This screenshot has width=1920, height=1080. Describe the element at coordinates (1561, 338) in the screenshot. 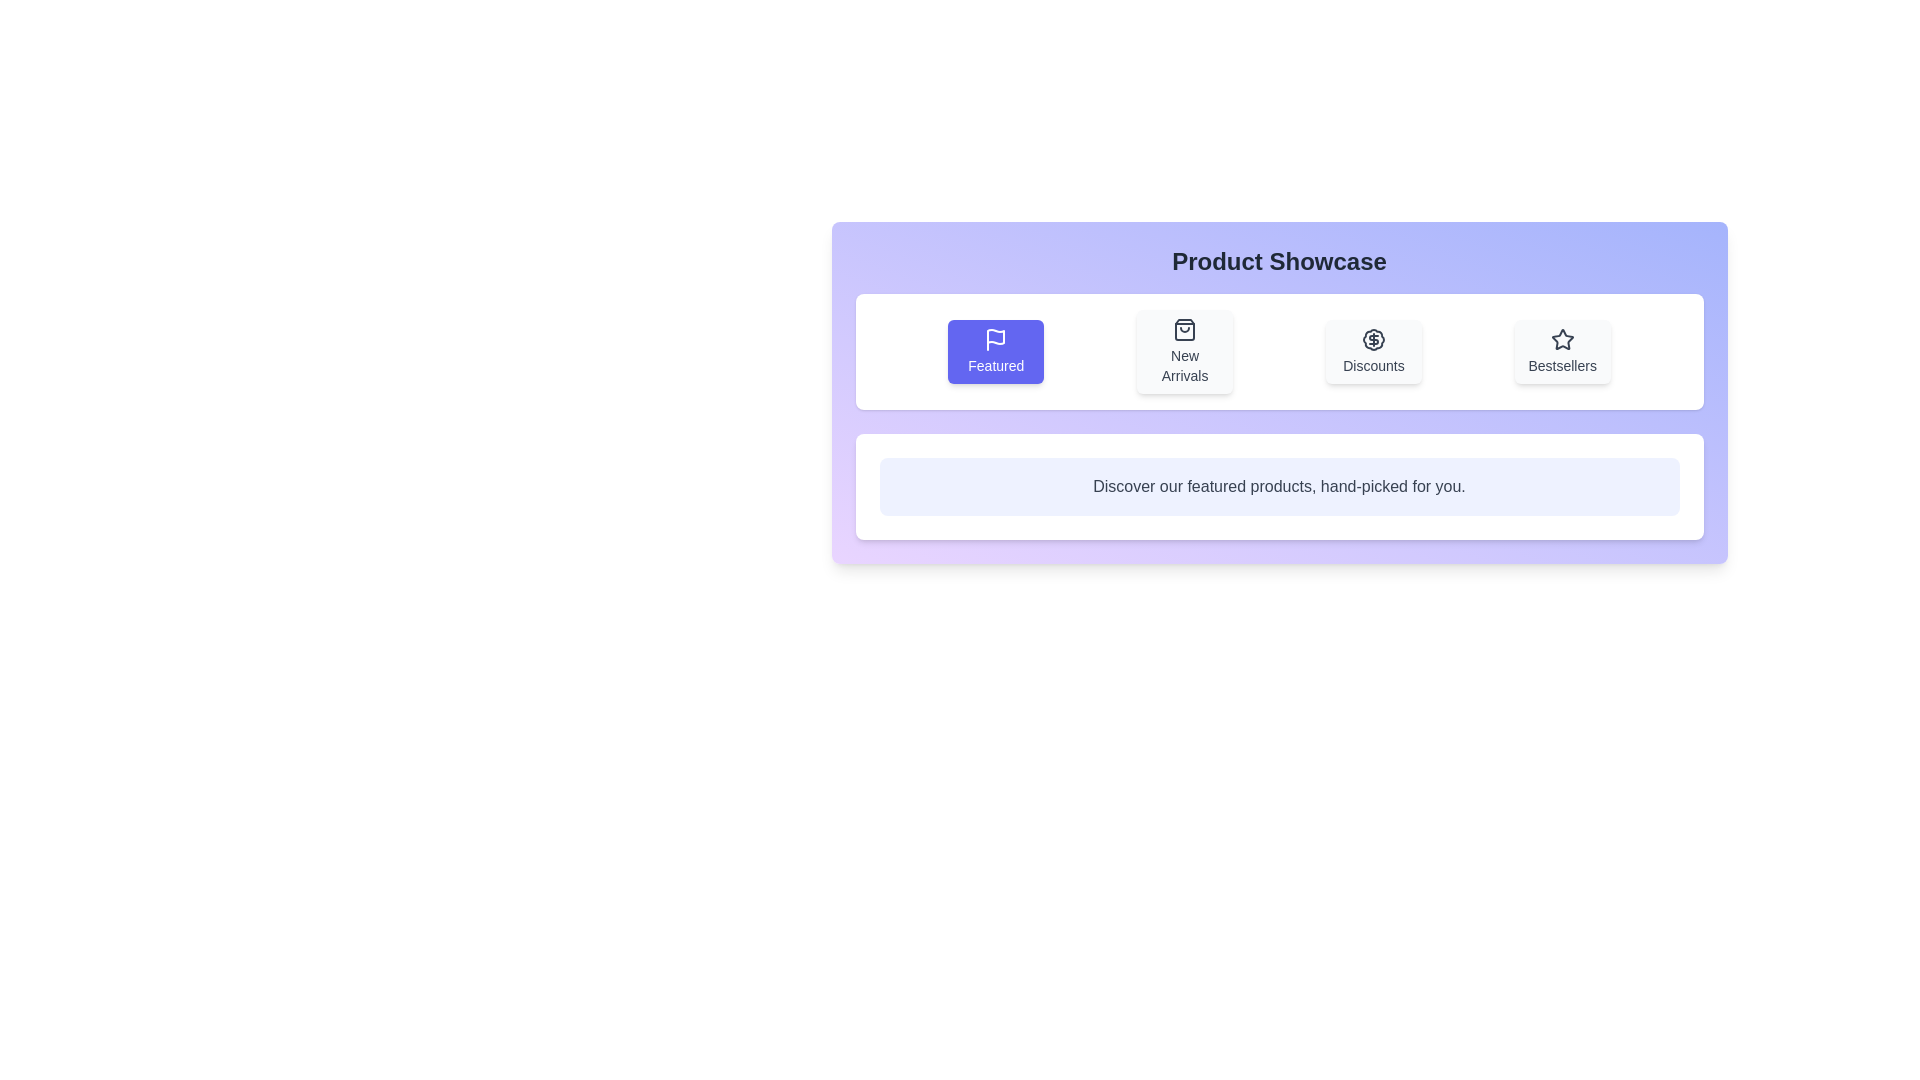

I see `the decorative star icon associated with the Bestsellers section of the UI, located at the rightmost side of the horizontal list` at that location.